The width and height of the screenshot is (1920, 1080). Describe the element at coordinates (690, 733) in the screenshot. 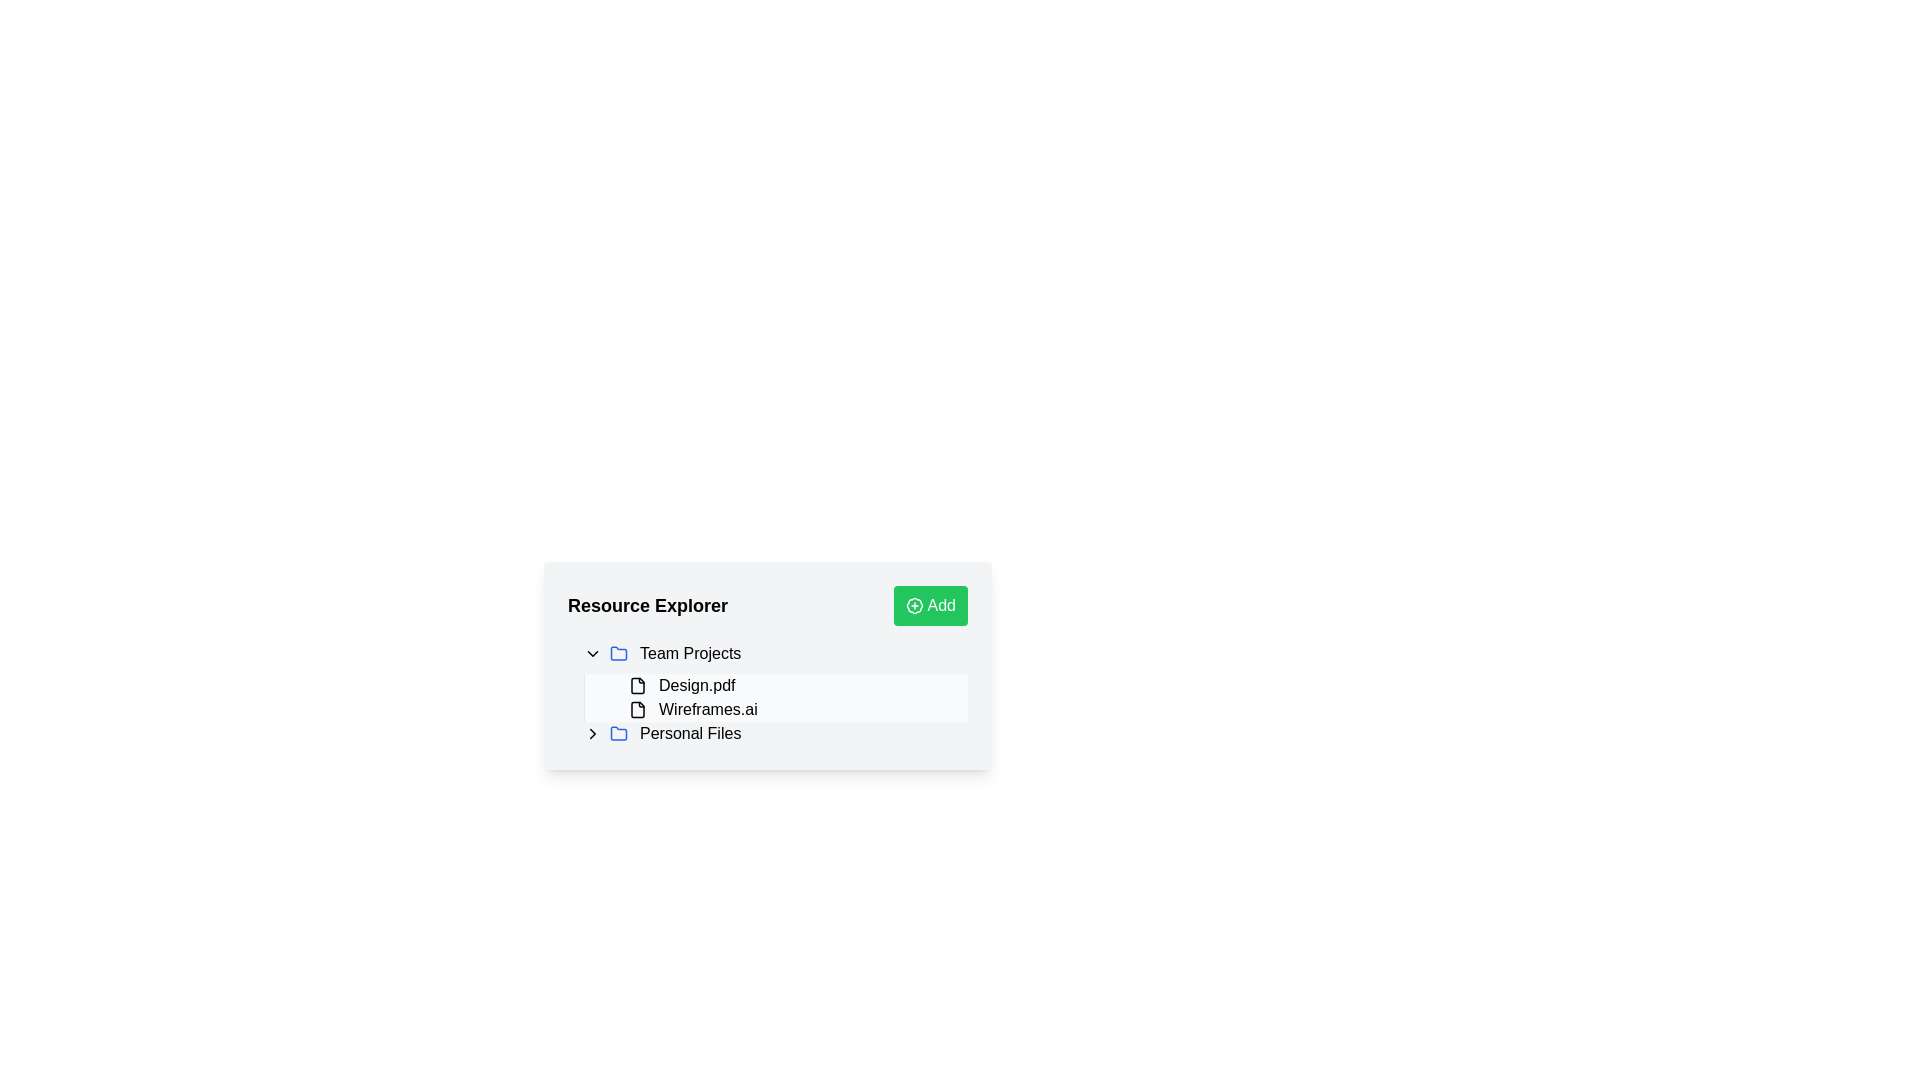

I see `the 'Personal Files' text label` at that location.